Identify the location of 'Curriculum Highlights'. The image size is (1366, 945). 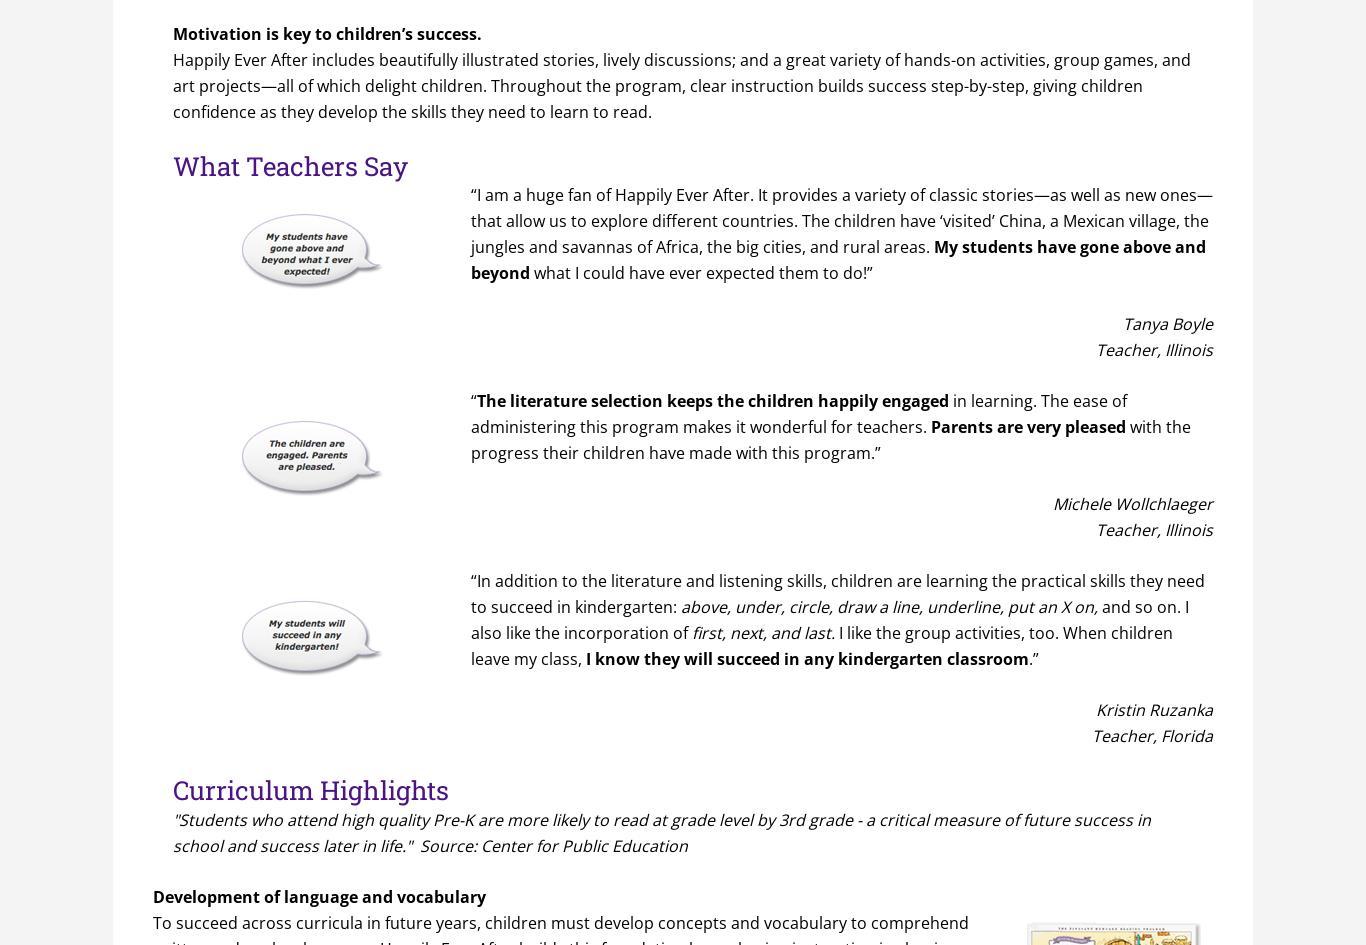
(311, 789).